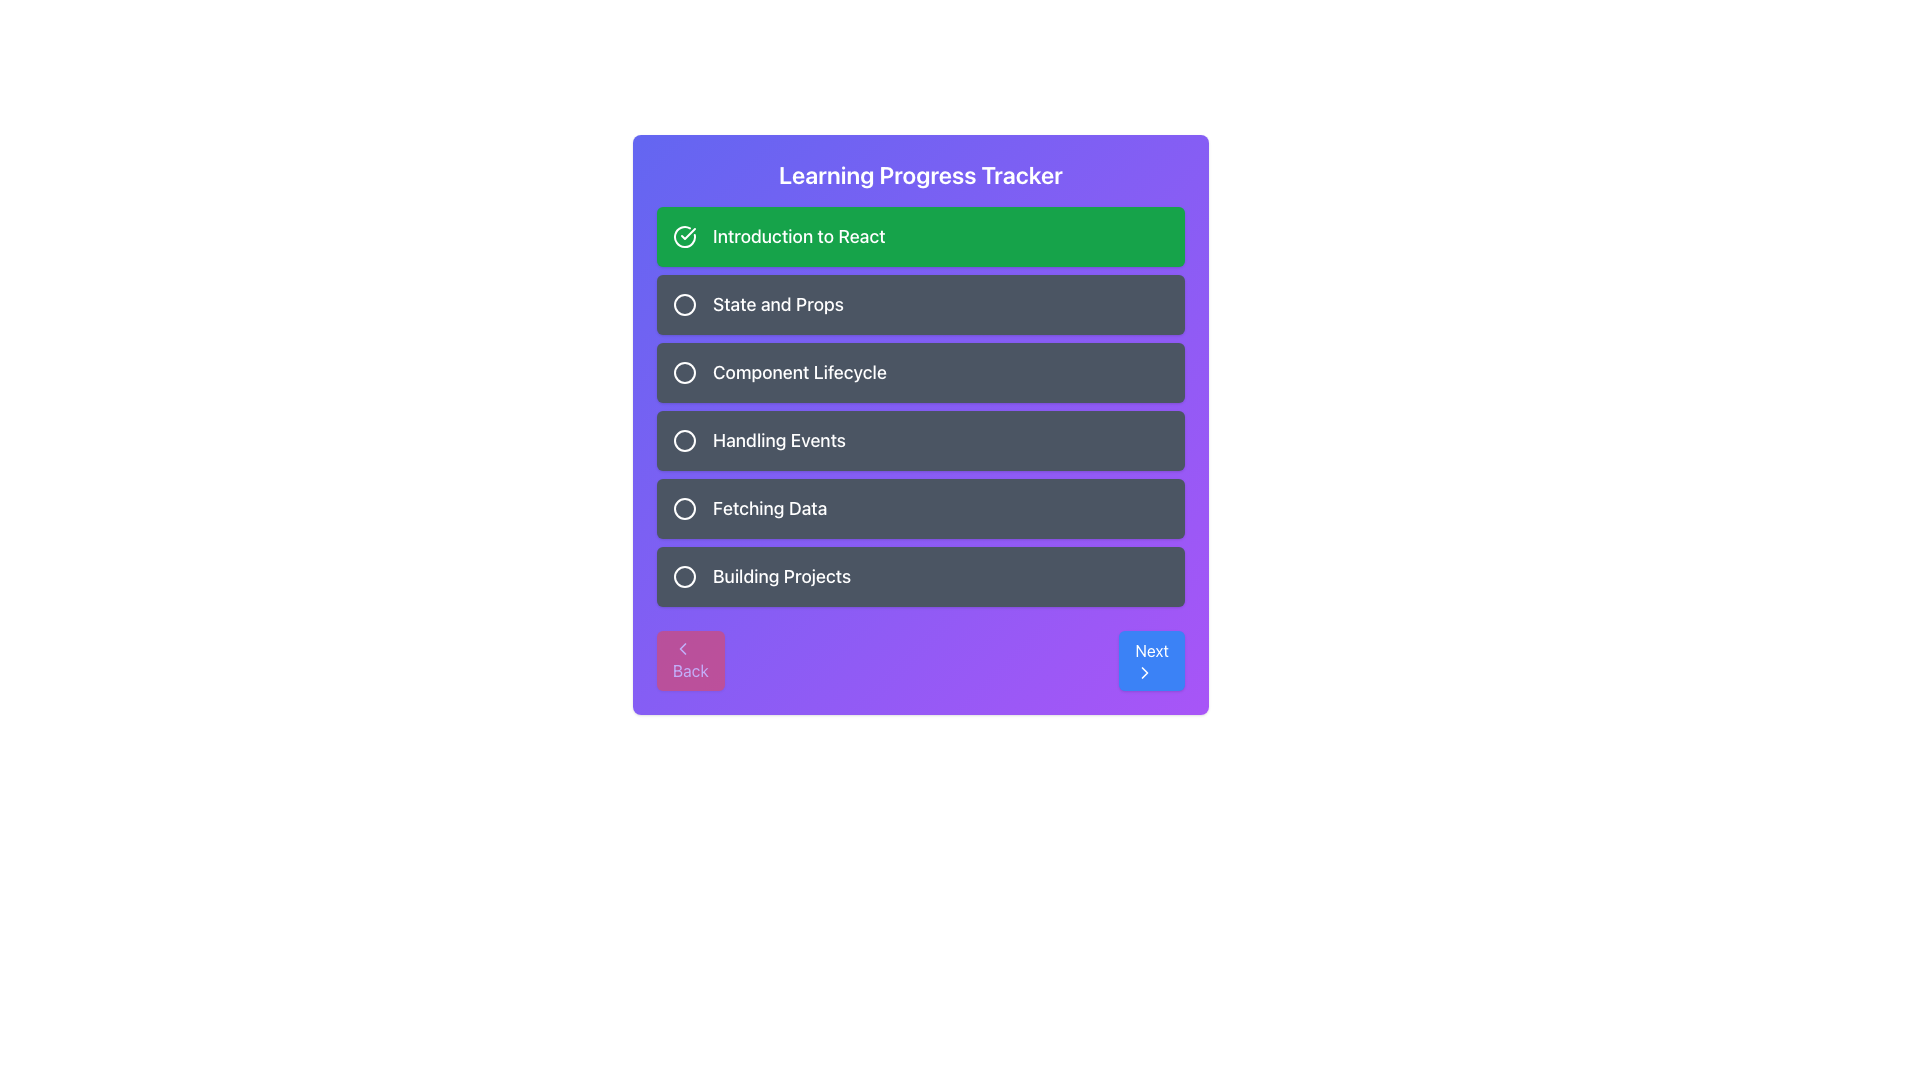  I want to click on text content of the 'Component Lifecycle' label, which is styled in white color and located in the third position of a vertical list of progress steps, so click(798, 373).